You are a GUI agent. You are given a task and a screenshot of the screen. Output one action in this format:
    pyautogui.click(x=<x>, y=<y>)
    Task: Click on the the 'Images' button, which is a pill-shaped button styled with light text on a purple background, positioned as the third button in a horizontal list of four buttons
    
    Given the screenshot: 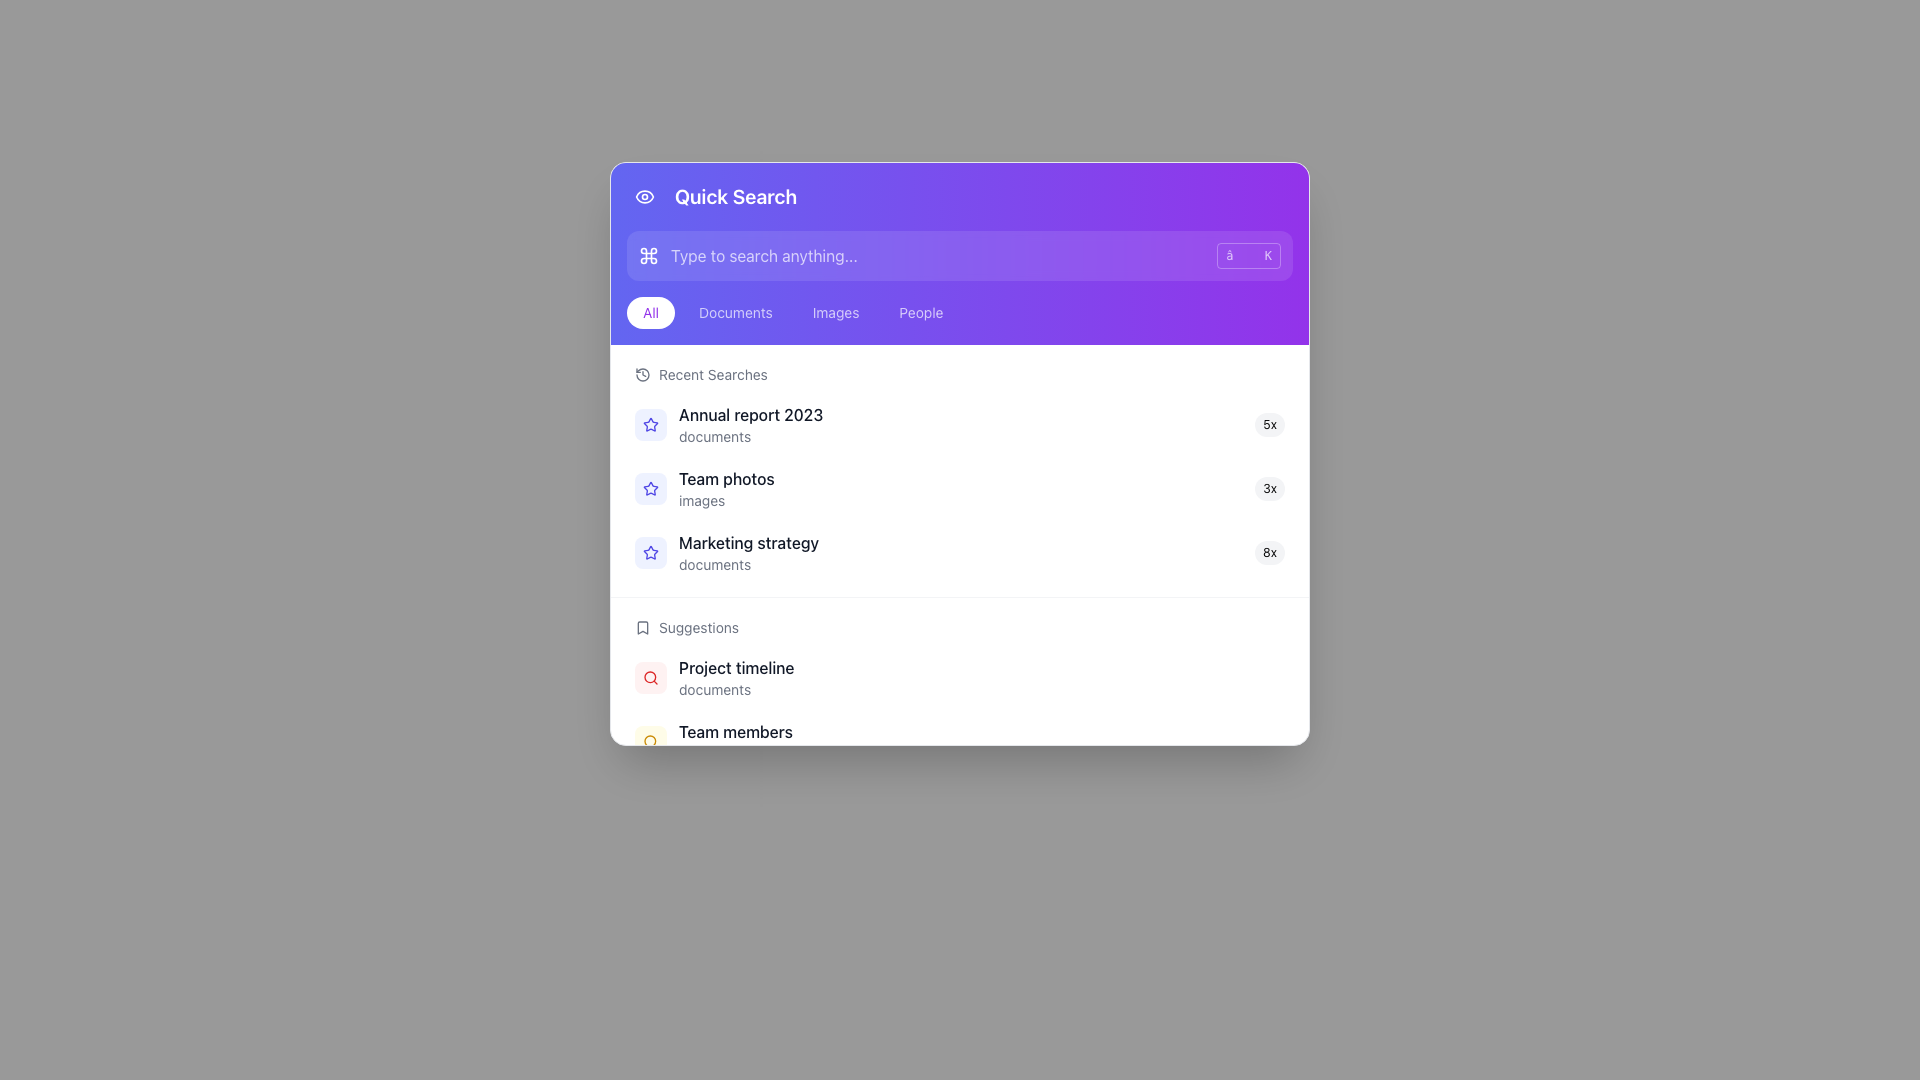 What is the action you would take?
    pyautogui.click(x=836, y=312)
    